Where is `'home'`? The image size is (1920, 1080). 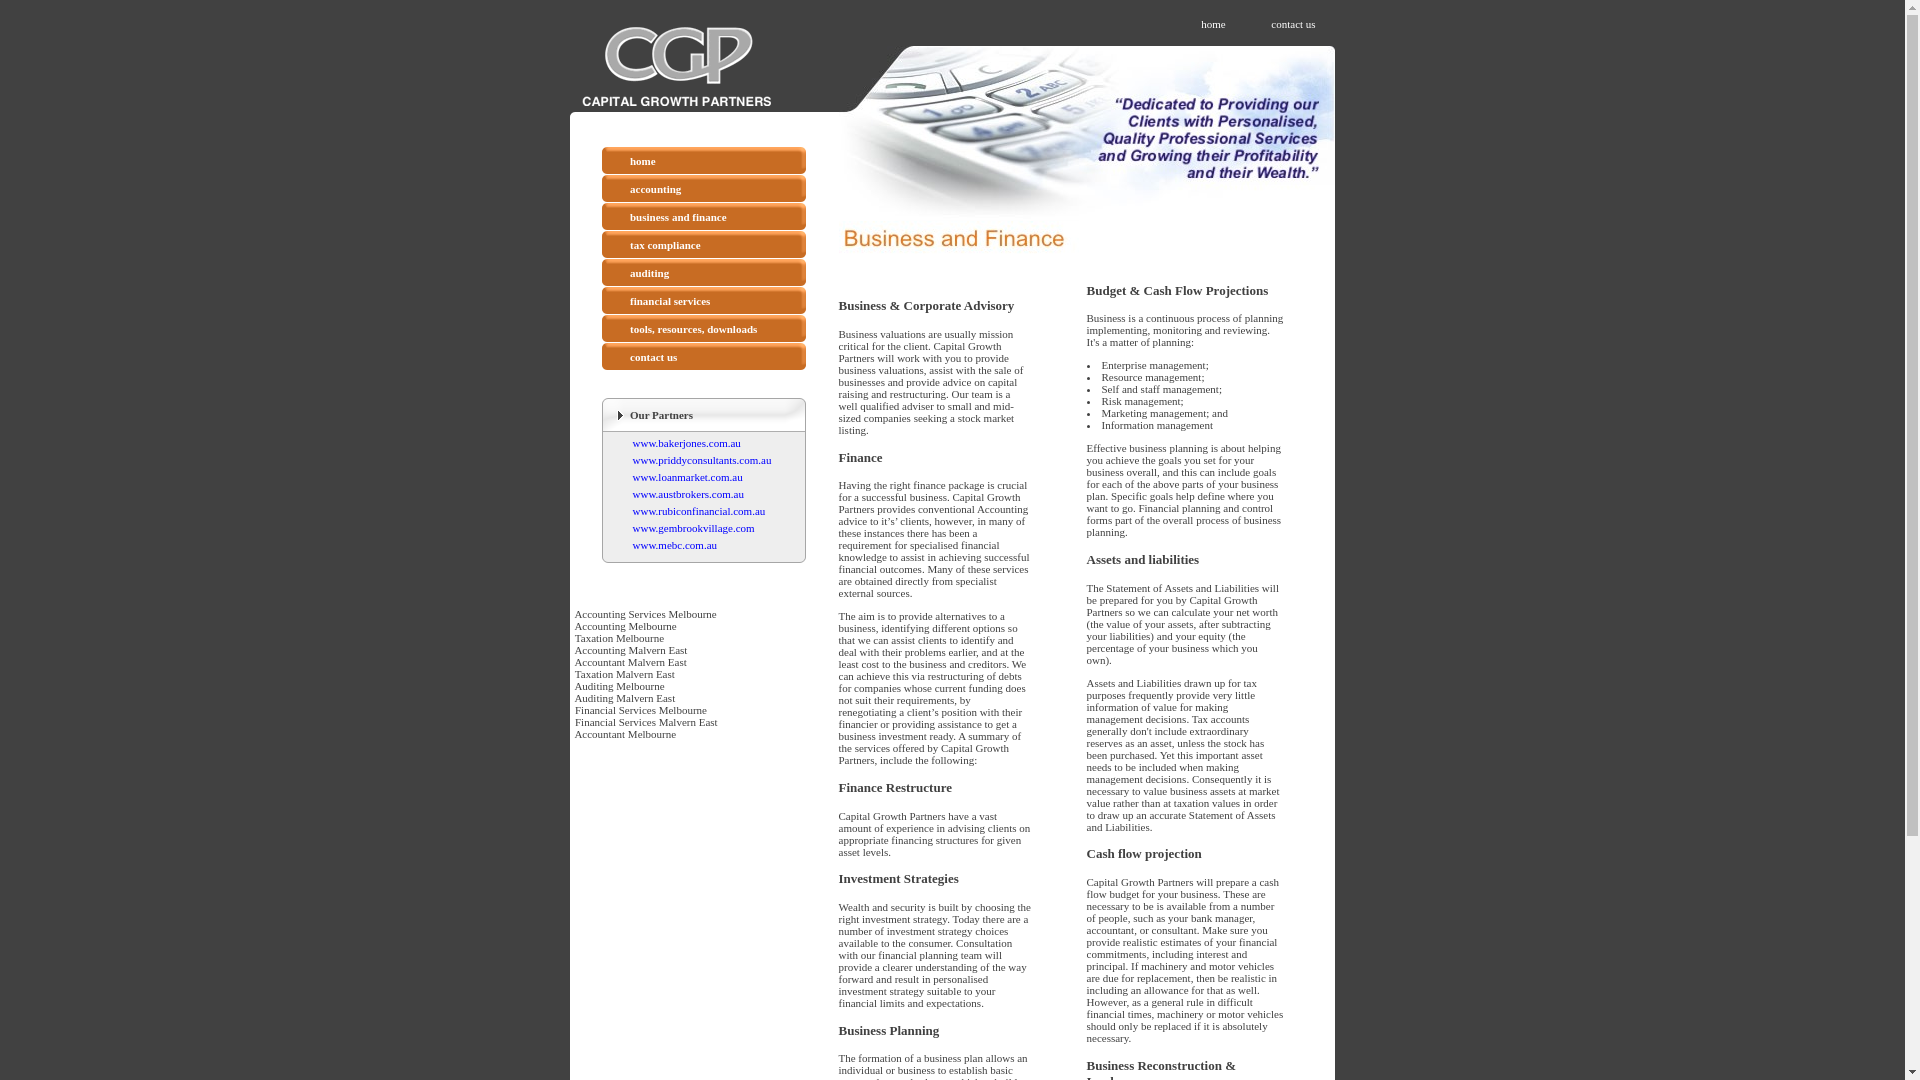
'home' is located at coordinates (1200, 23).